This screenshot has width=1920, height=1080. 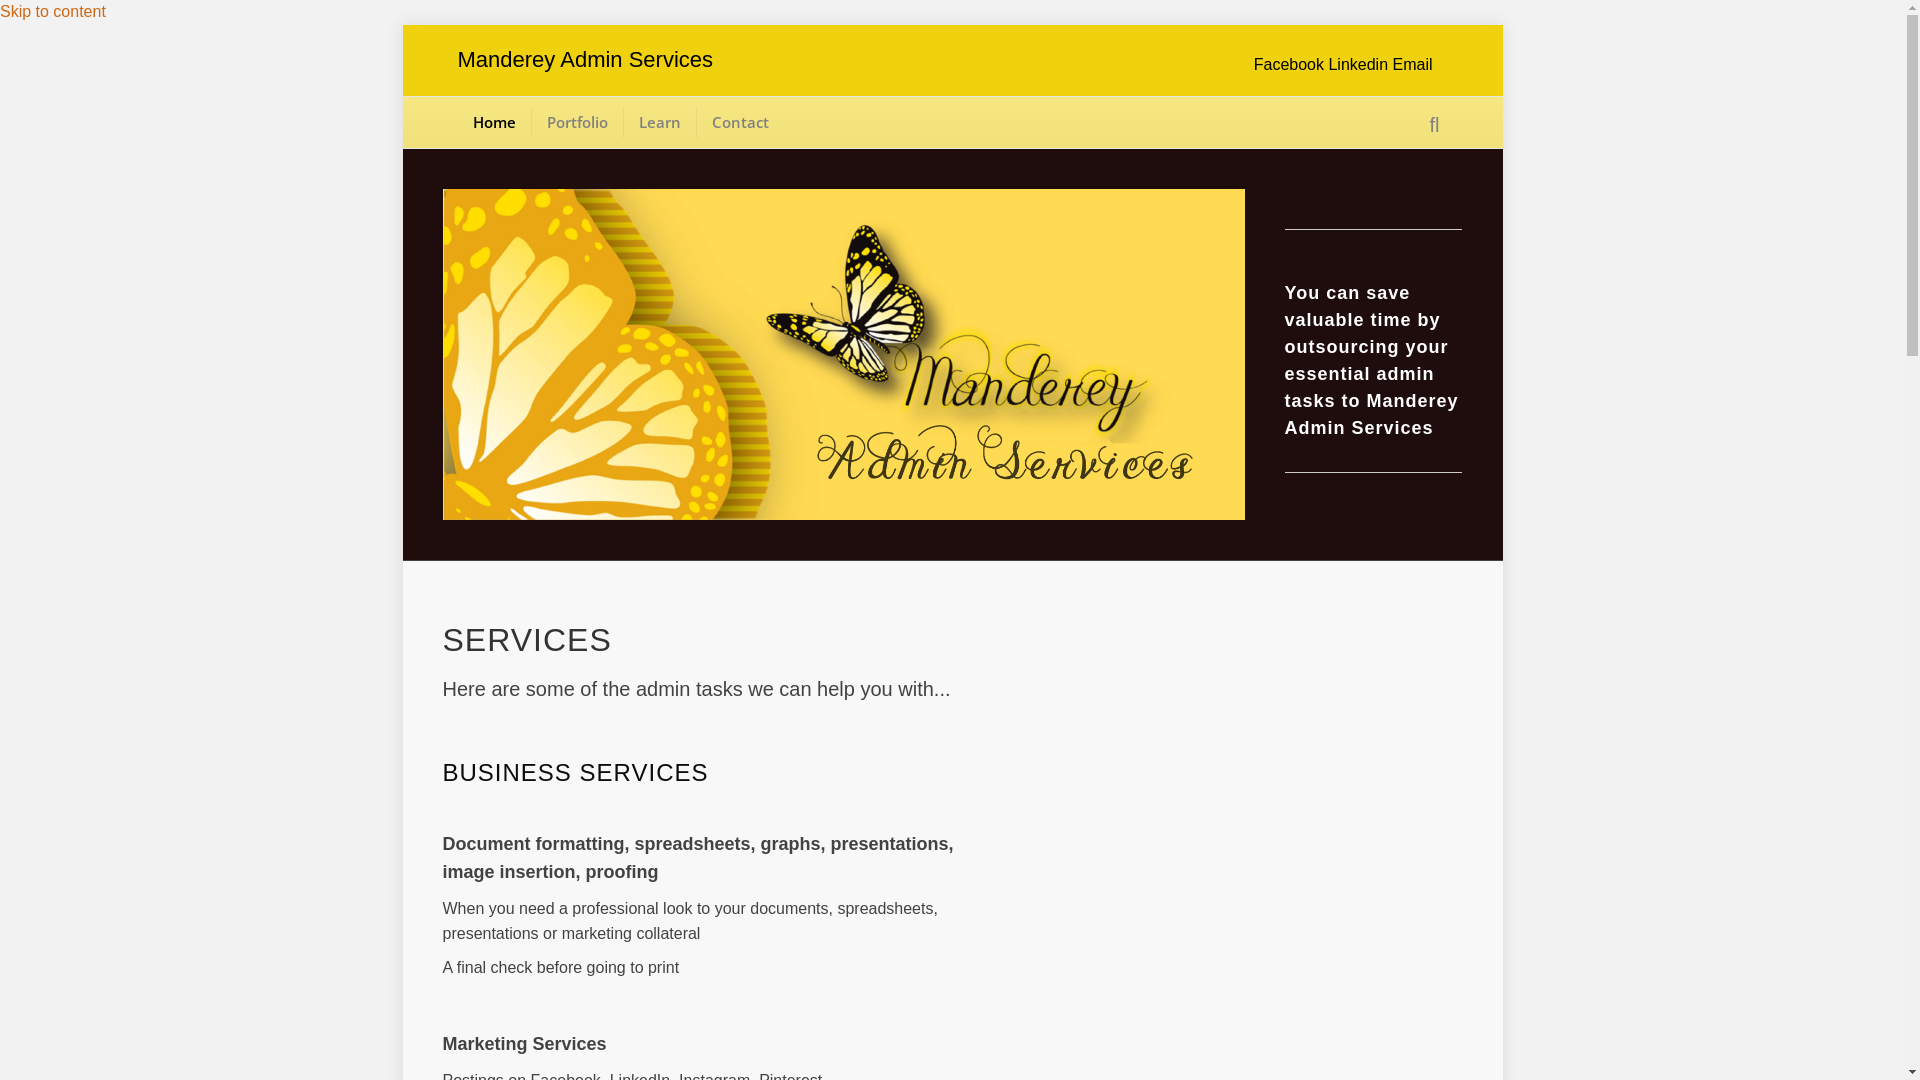 I want to click on 'SERVICES', so click(x=440, y=640).